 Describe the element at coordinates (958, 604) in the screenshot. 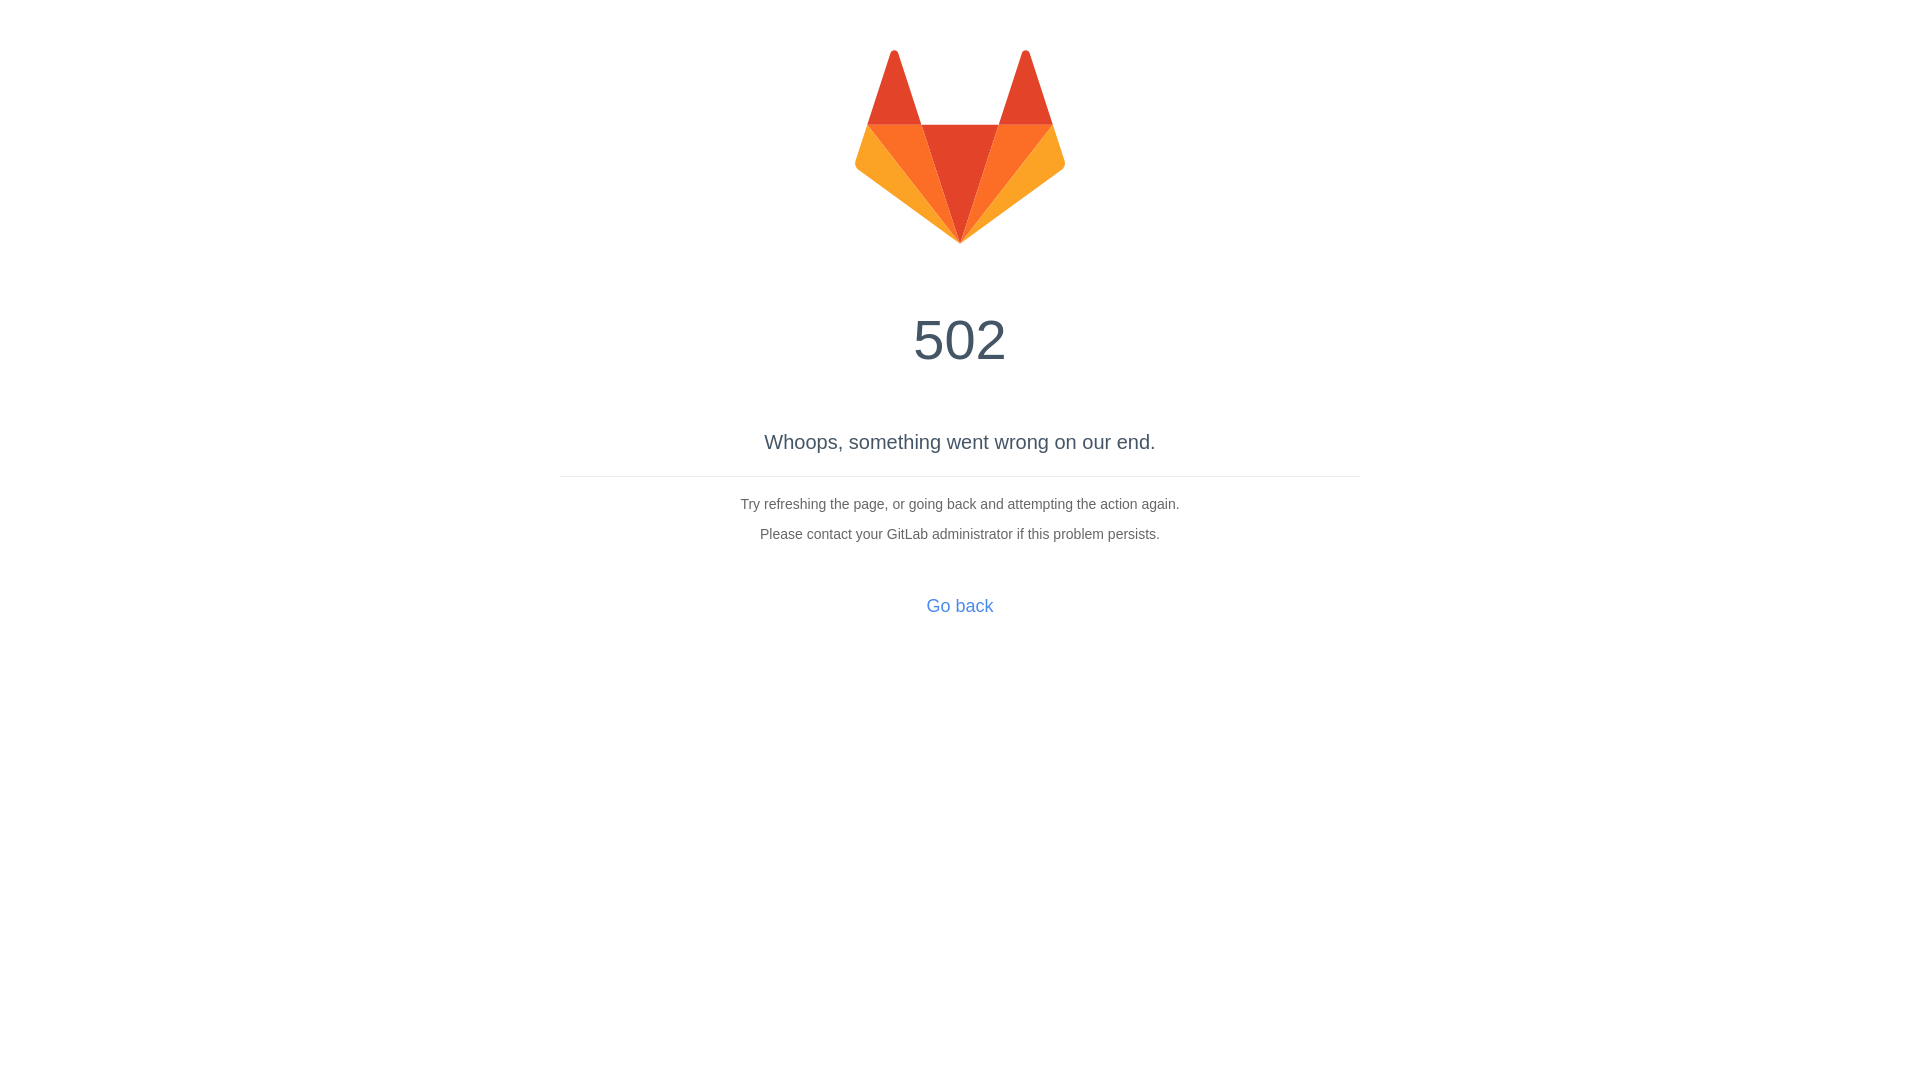

I see `'Go back'` at that location.